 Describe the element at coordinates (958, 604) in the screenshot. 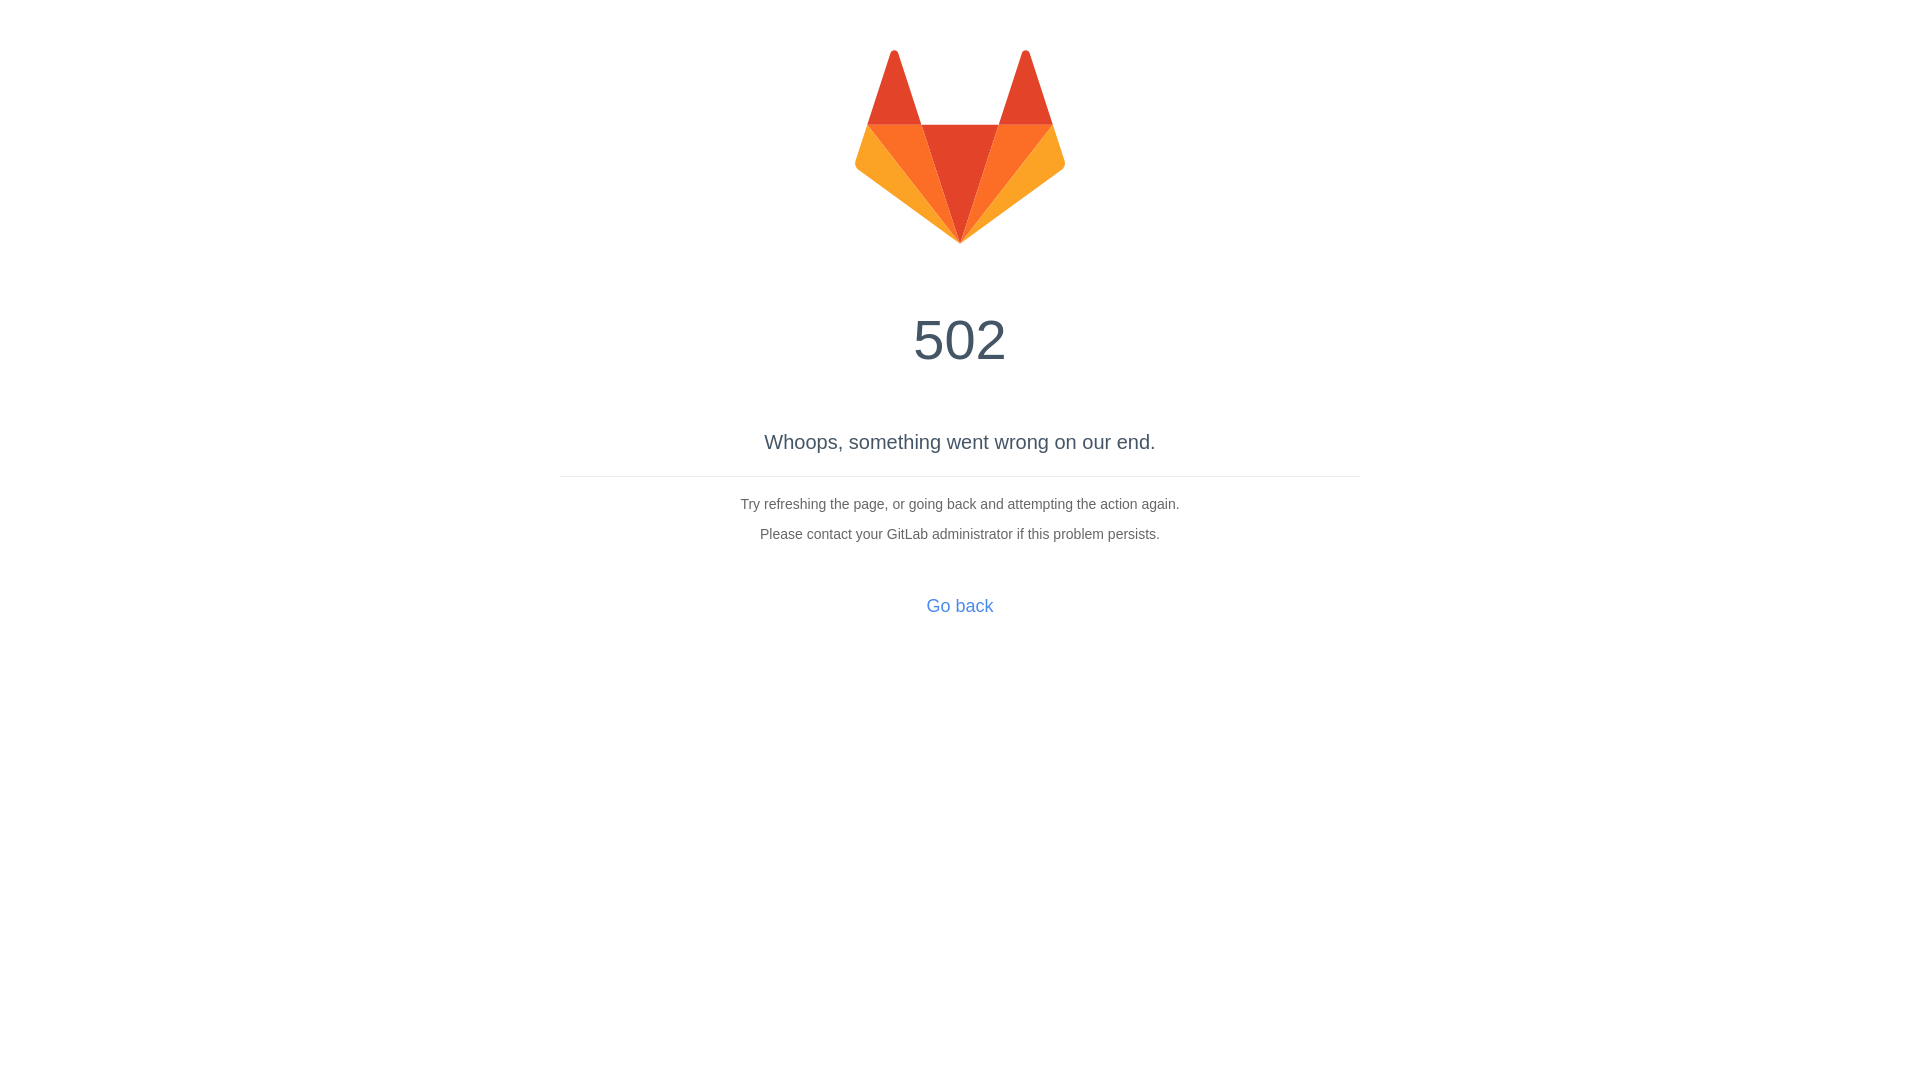

I see `'Go back'` at that location.